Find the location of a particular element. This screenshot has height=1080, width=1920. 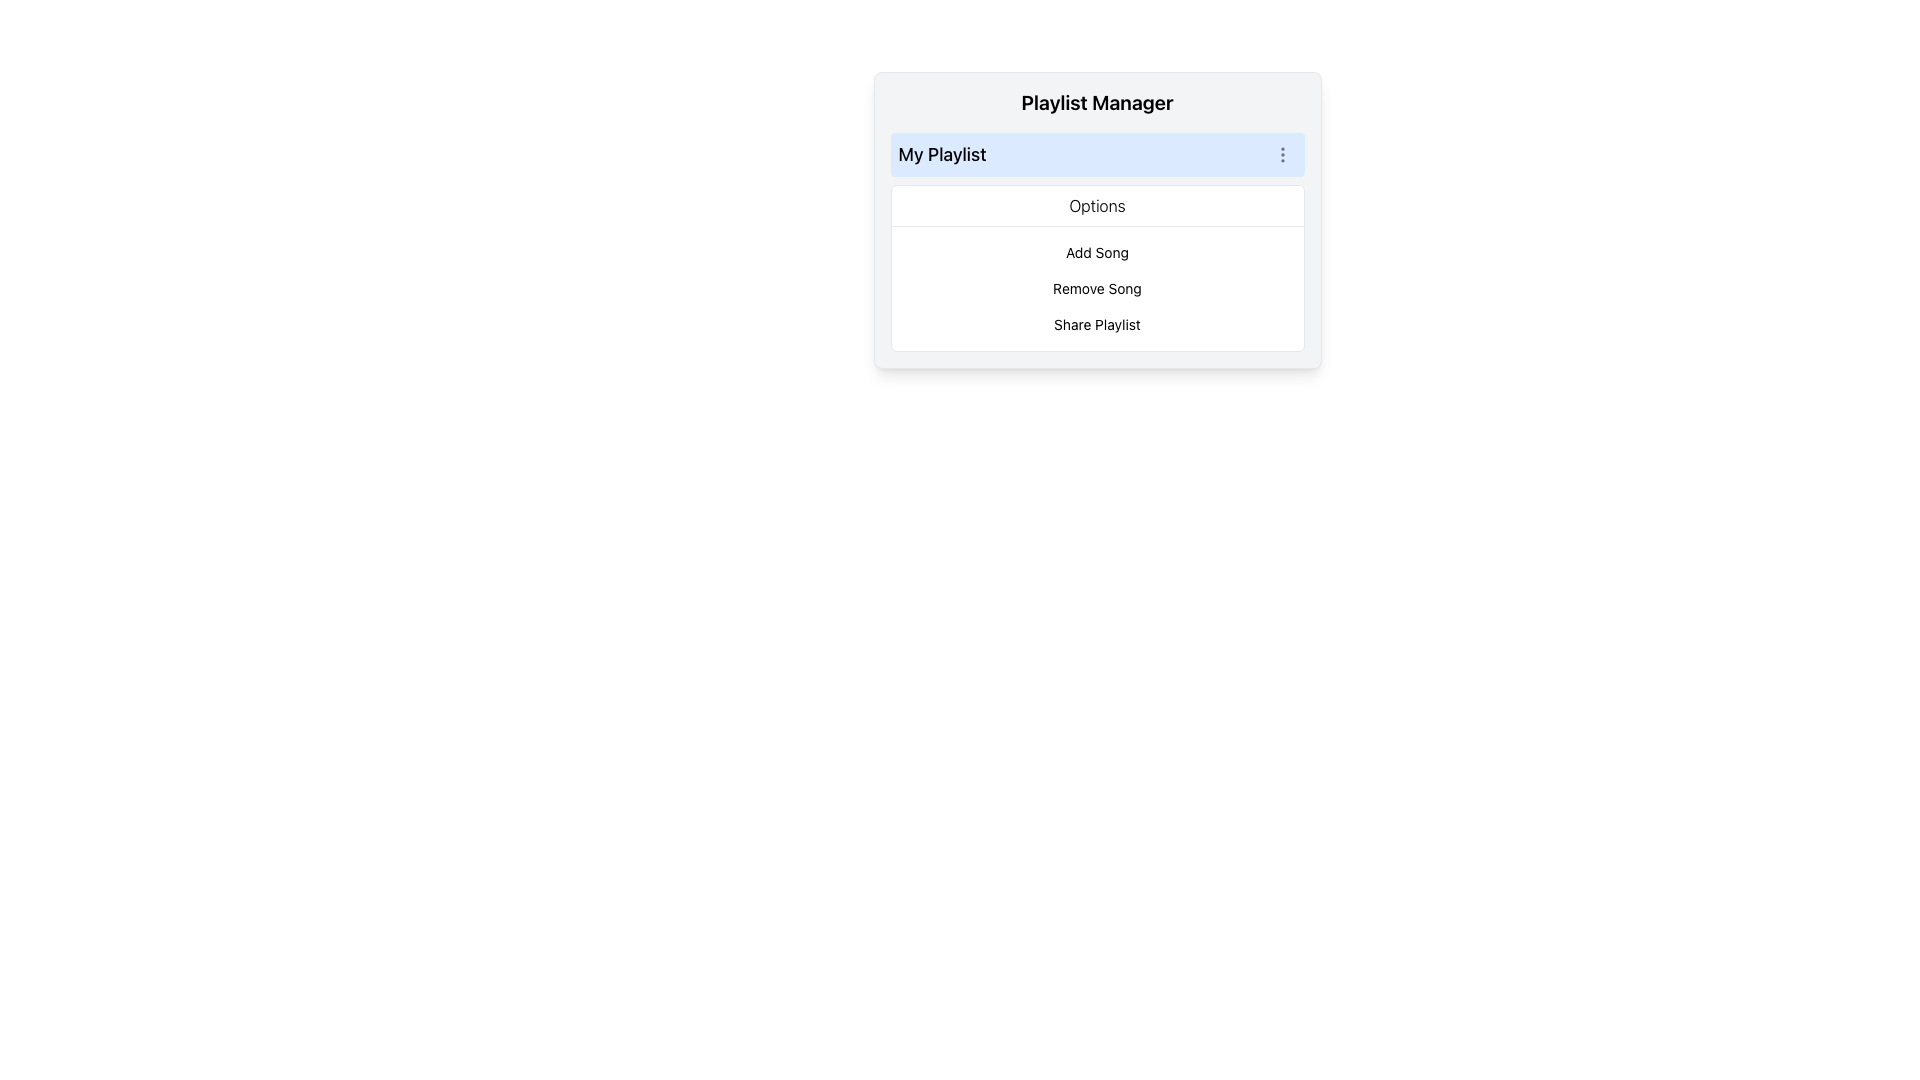

the 'Add Song' text element, which is the first option in the list of actions below the 'Options' header is located at coordinates (1096, 252).